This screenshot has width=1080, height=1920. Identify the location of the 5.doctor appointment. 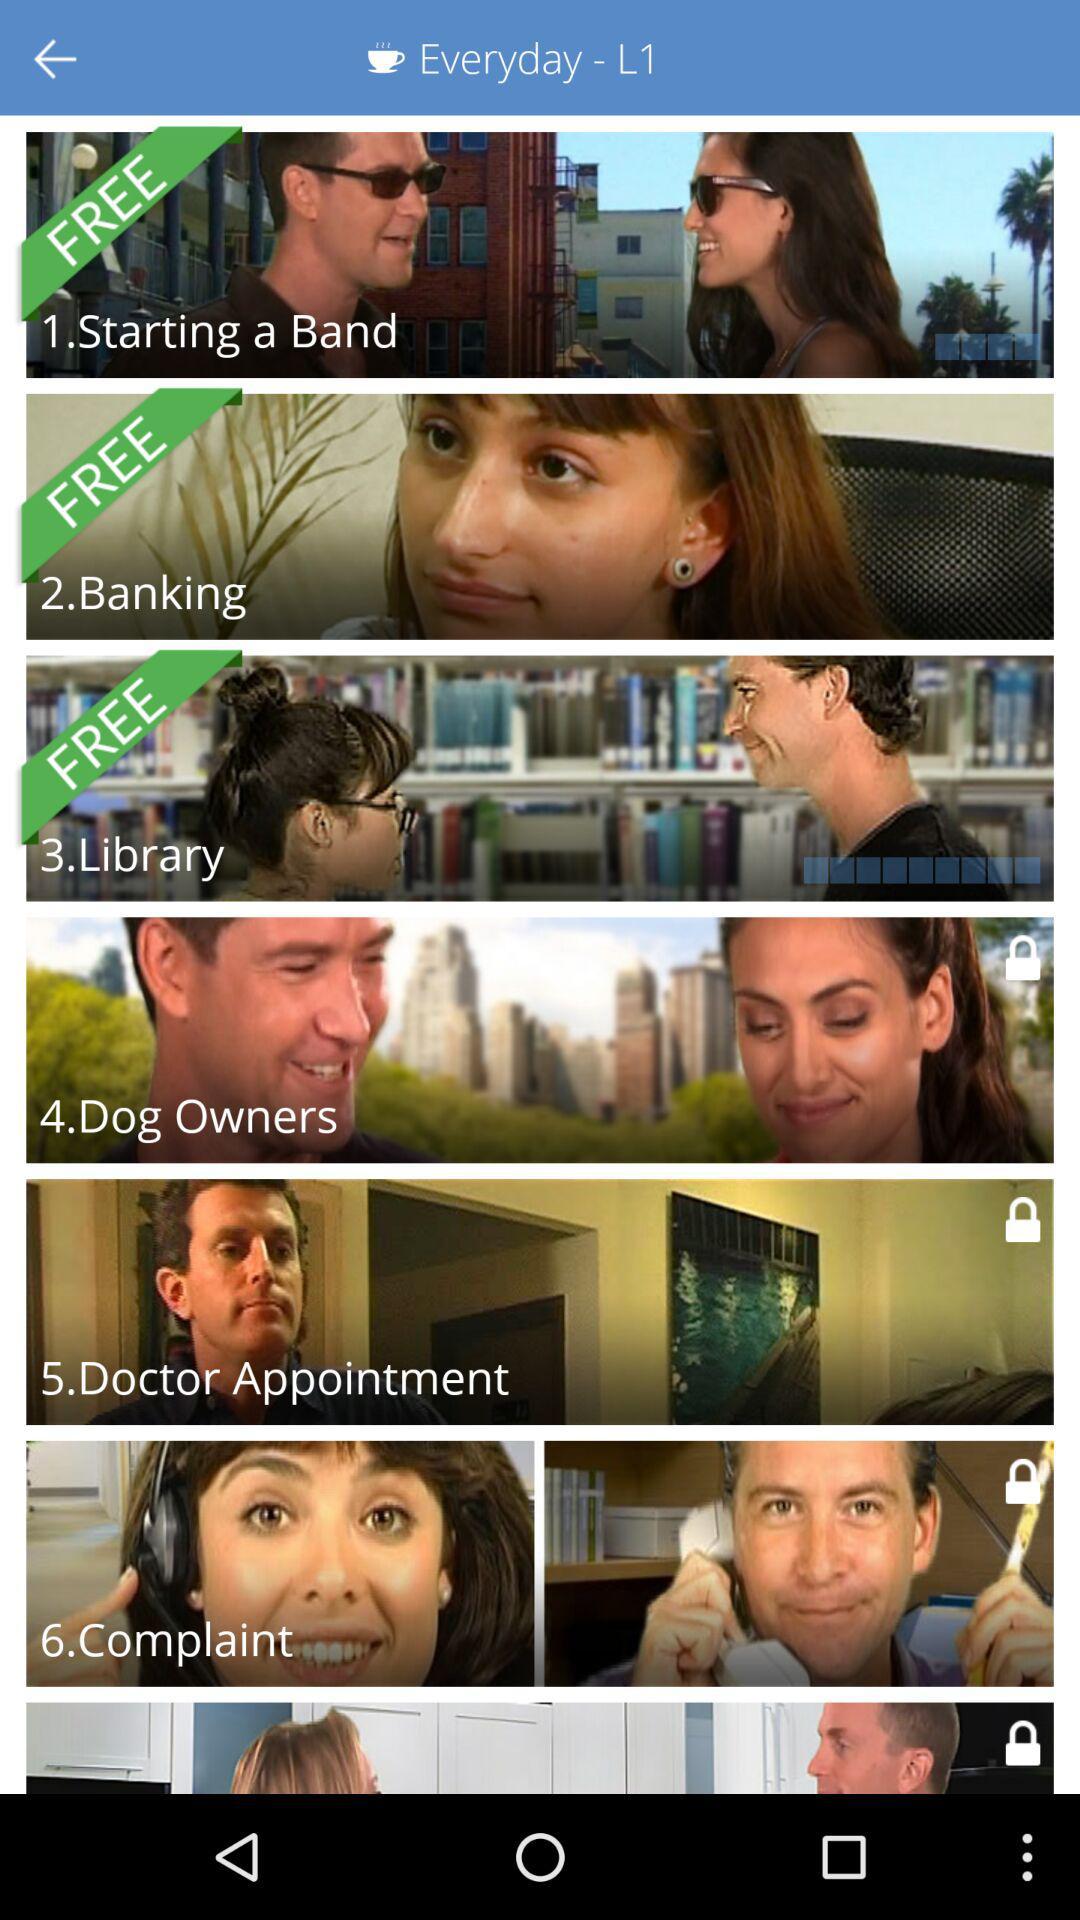
(274, 1376).